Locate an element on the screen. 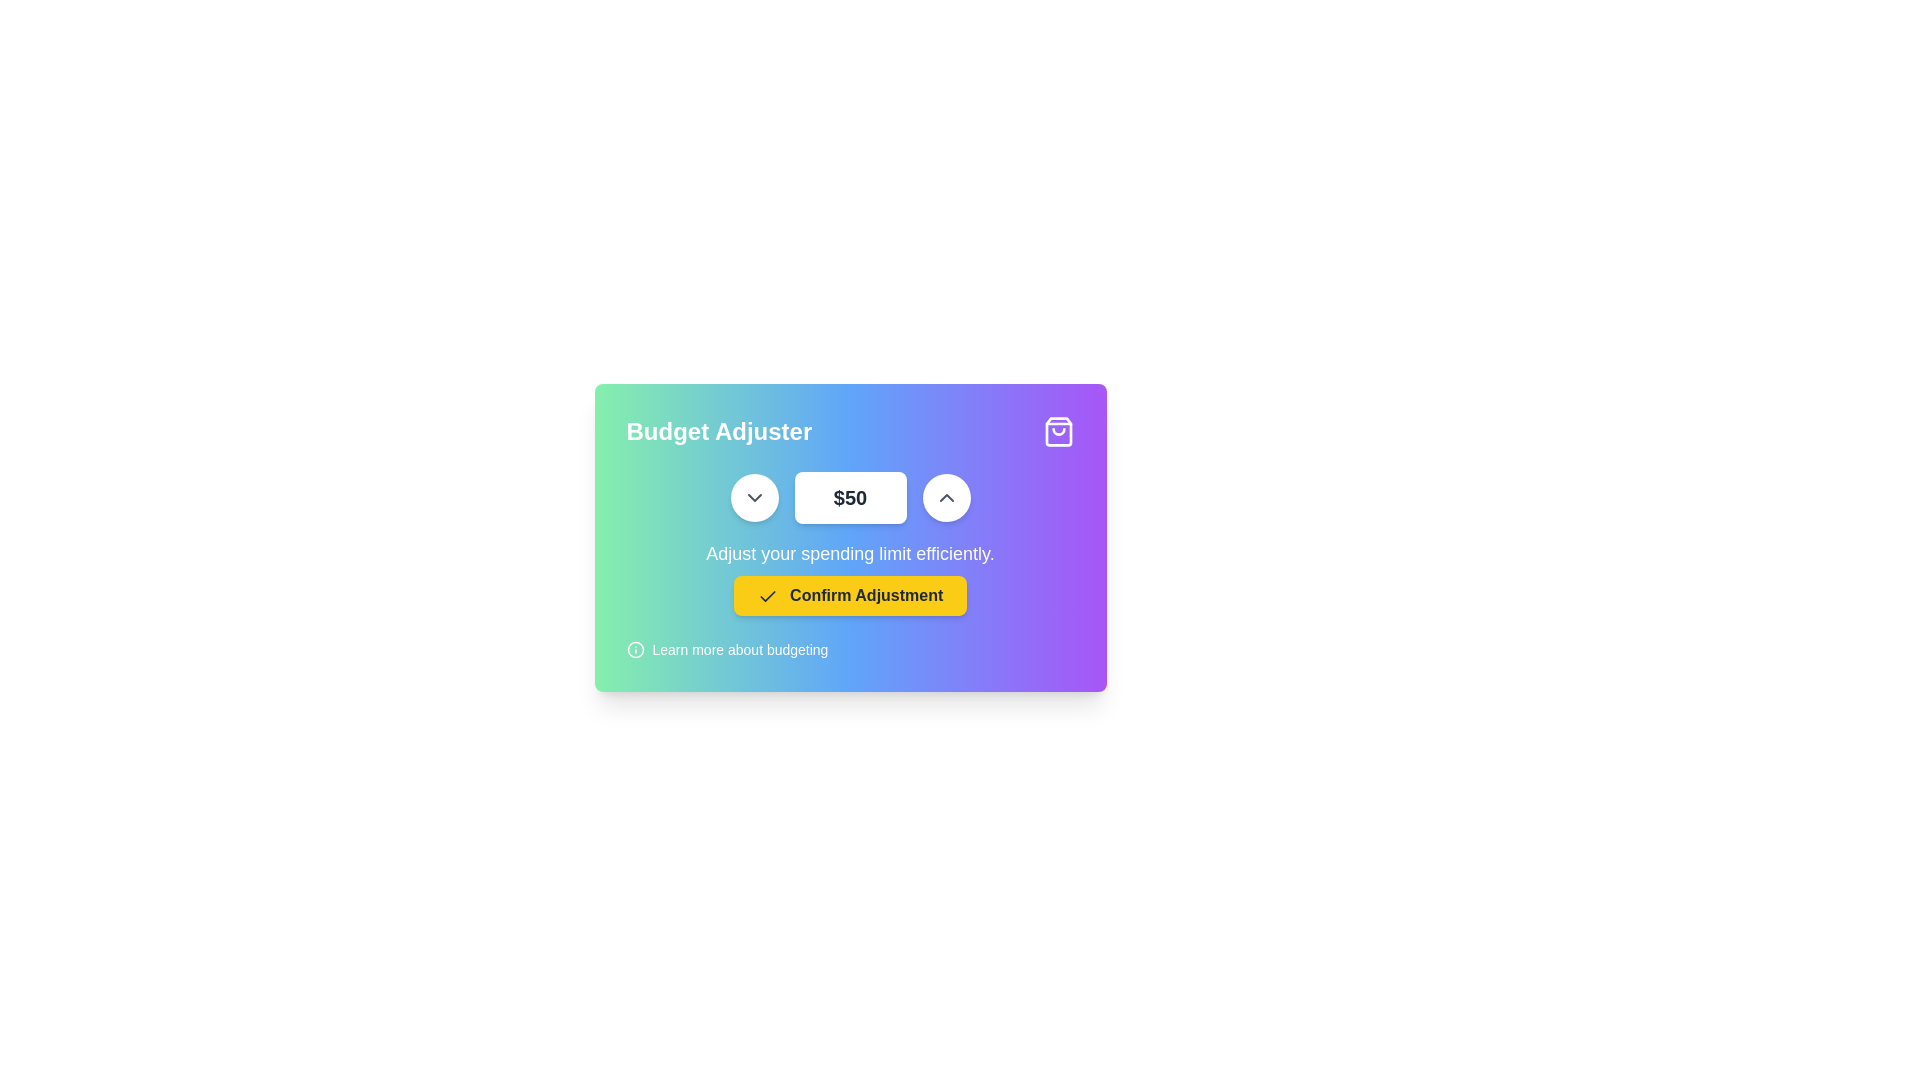  the small checkmark icon with a yellow background, which is located to the left of the text 'Confirm Adjustment' within the yellow button at the bottom center of the colorful gradient card is located at coordinates (766, 595).